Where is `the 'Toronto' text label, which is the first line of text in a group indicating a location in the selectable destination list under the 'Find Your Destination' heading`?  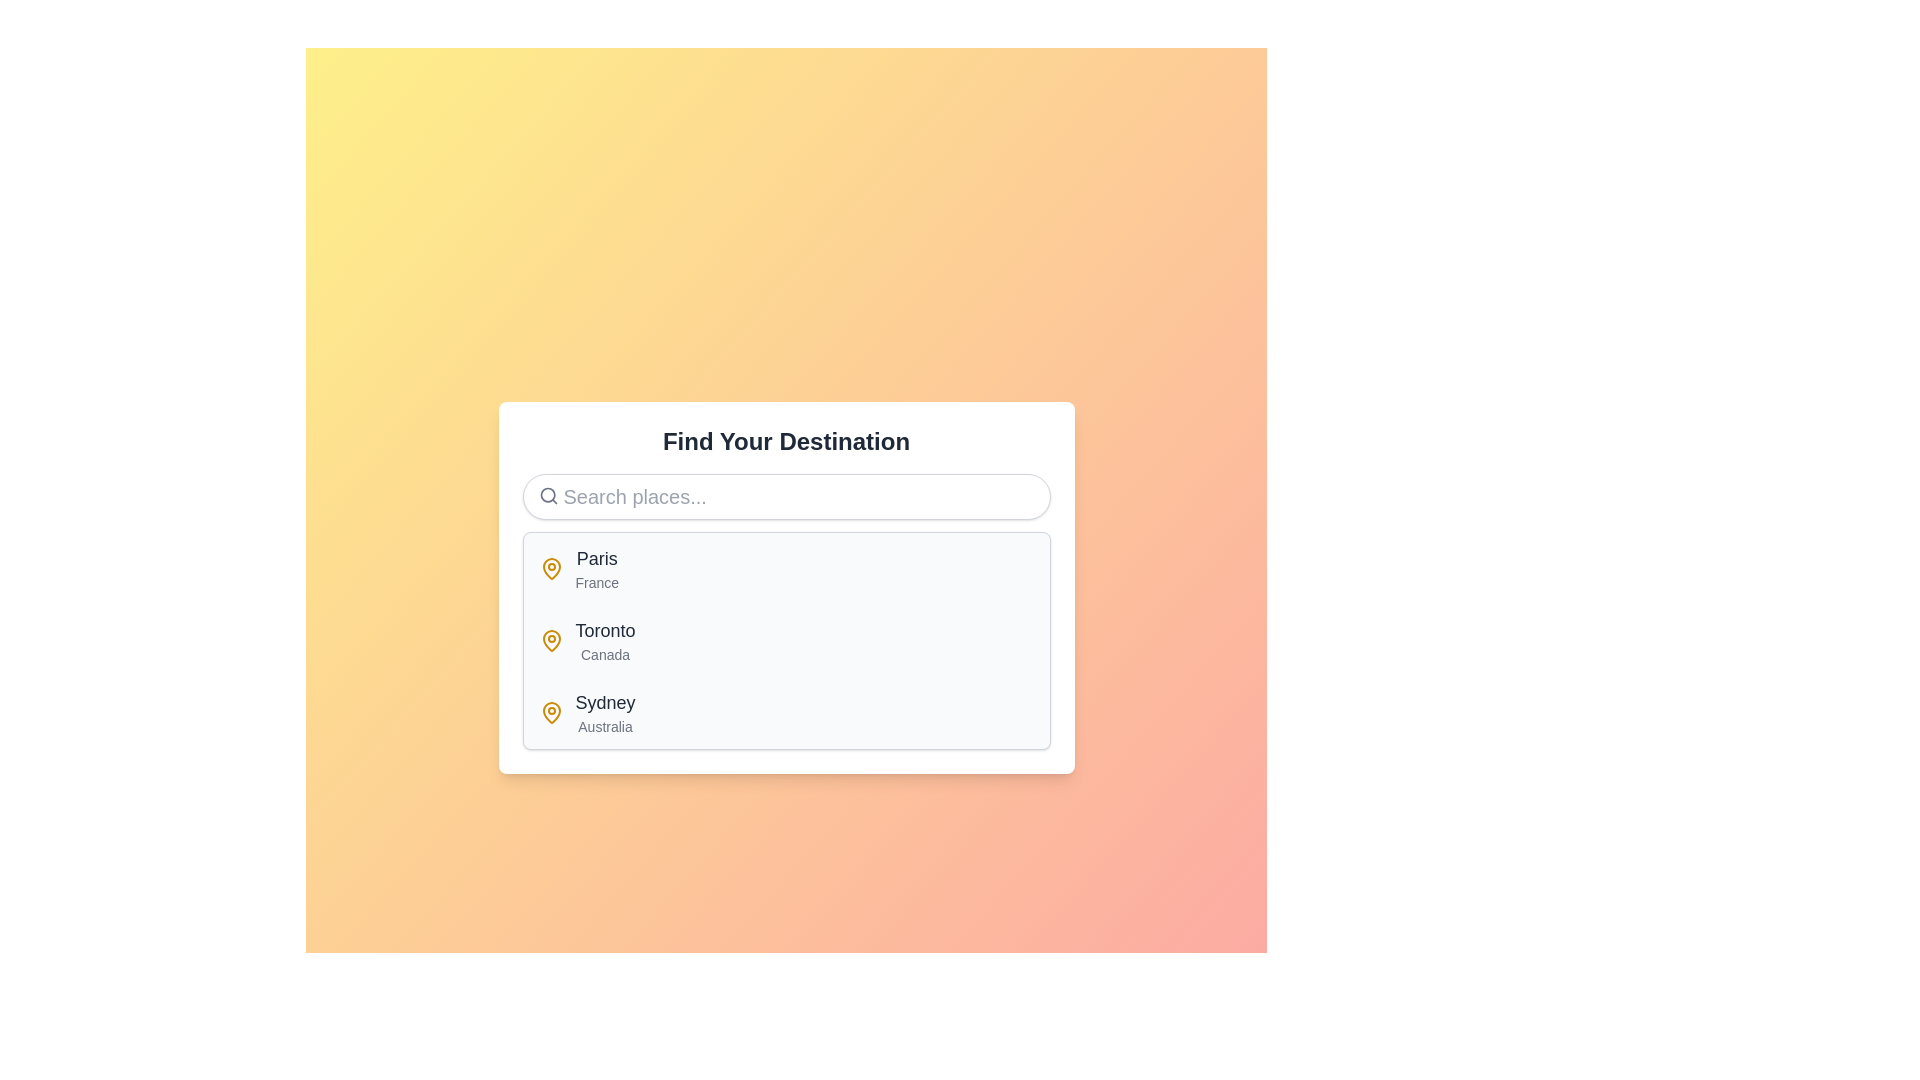
the 'Toronto' text label, which is the first line of text in a group indicating a location in the selectable destination list under the 'Find Your Destination' heading is located at coordinates (604, 631).